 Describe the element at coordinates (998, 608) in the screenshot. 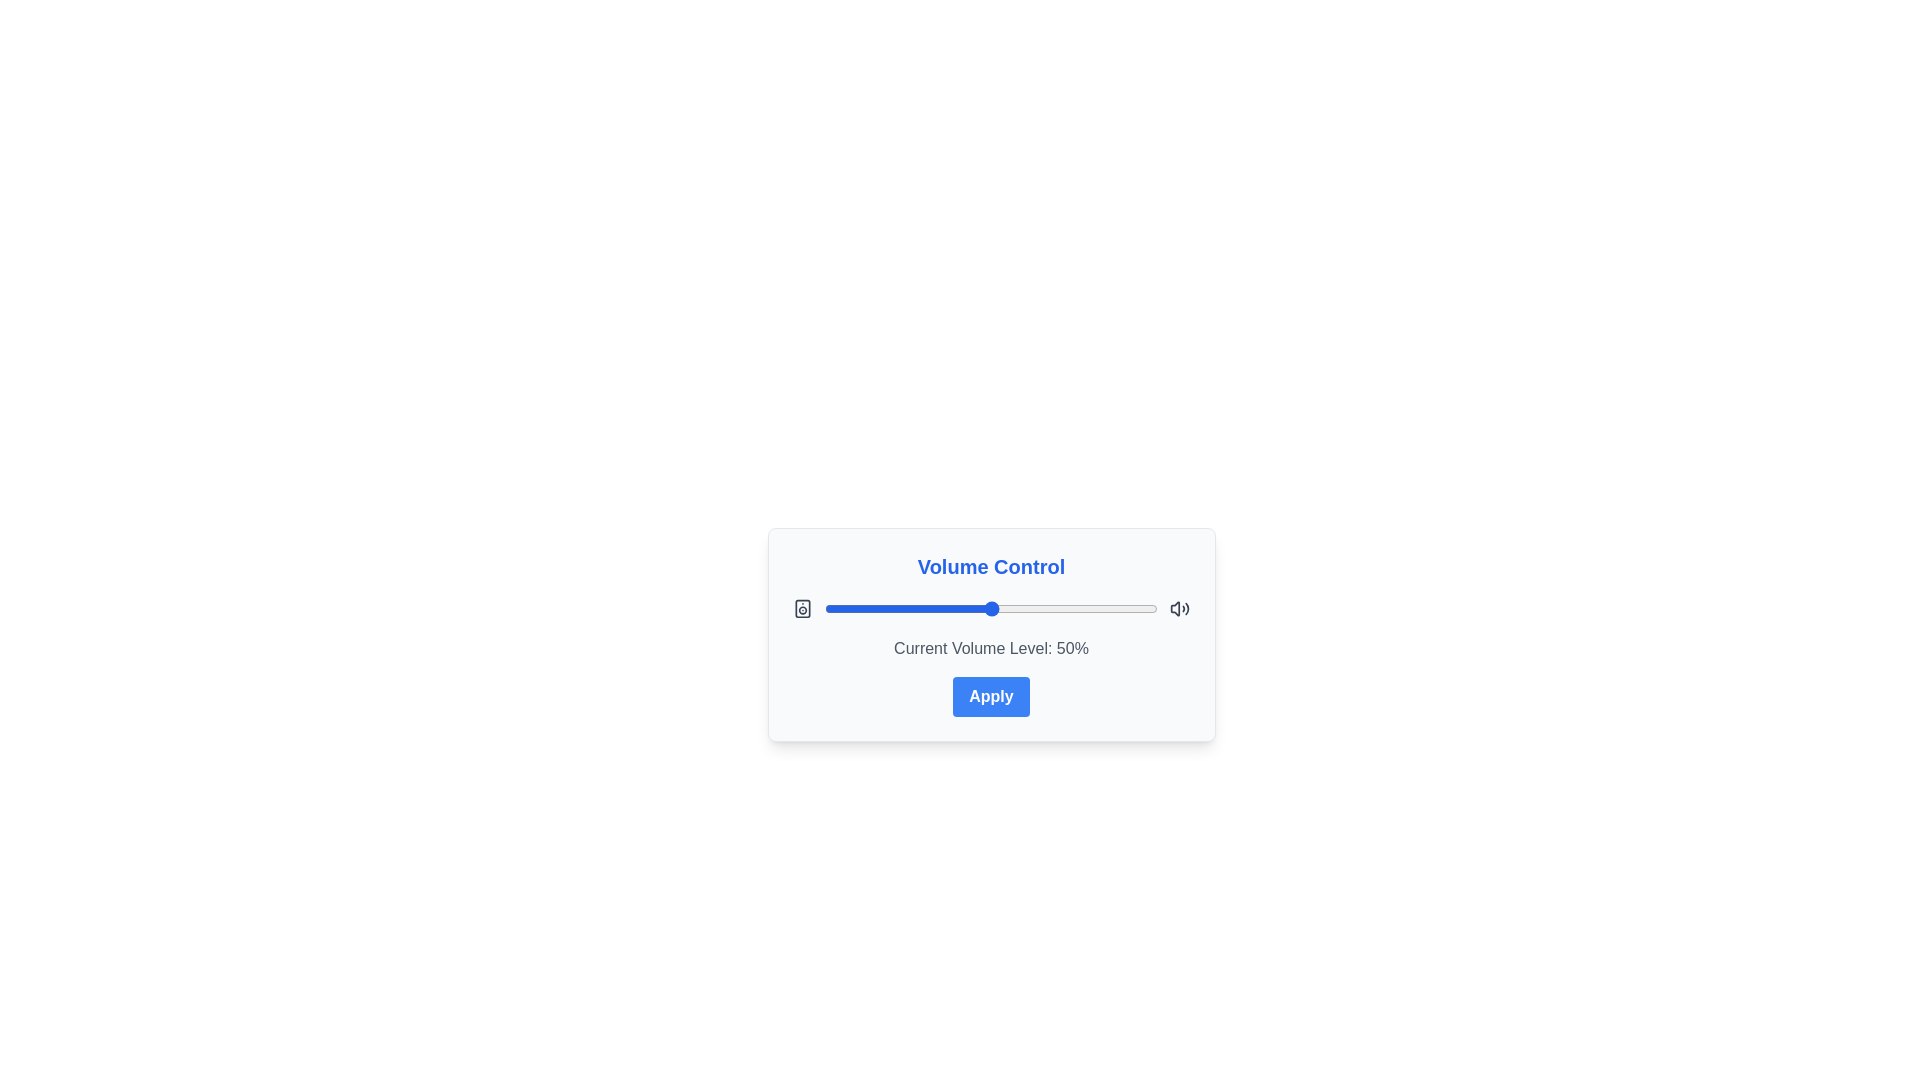

I see `the slider` at that location.